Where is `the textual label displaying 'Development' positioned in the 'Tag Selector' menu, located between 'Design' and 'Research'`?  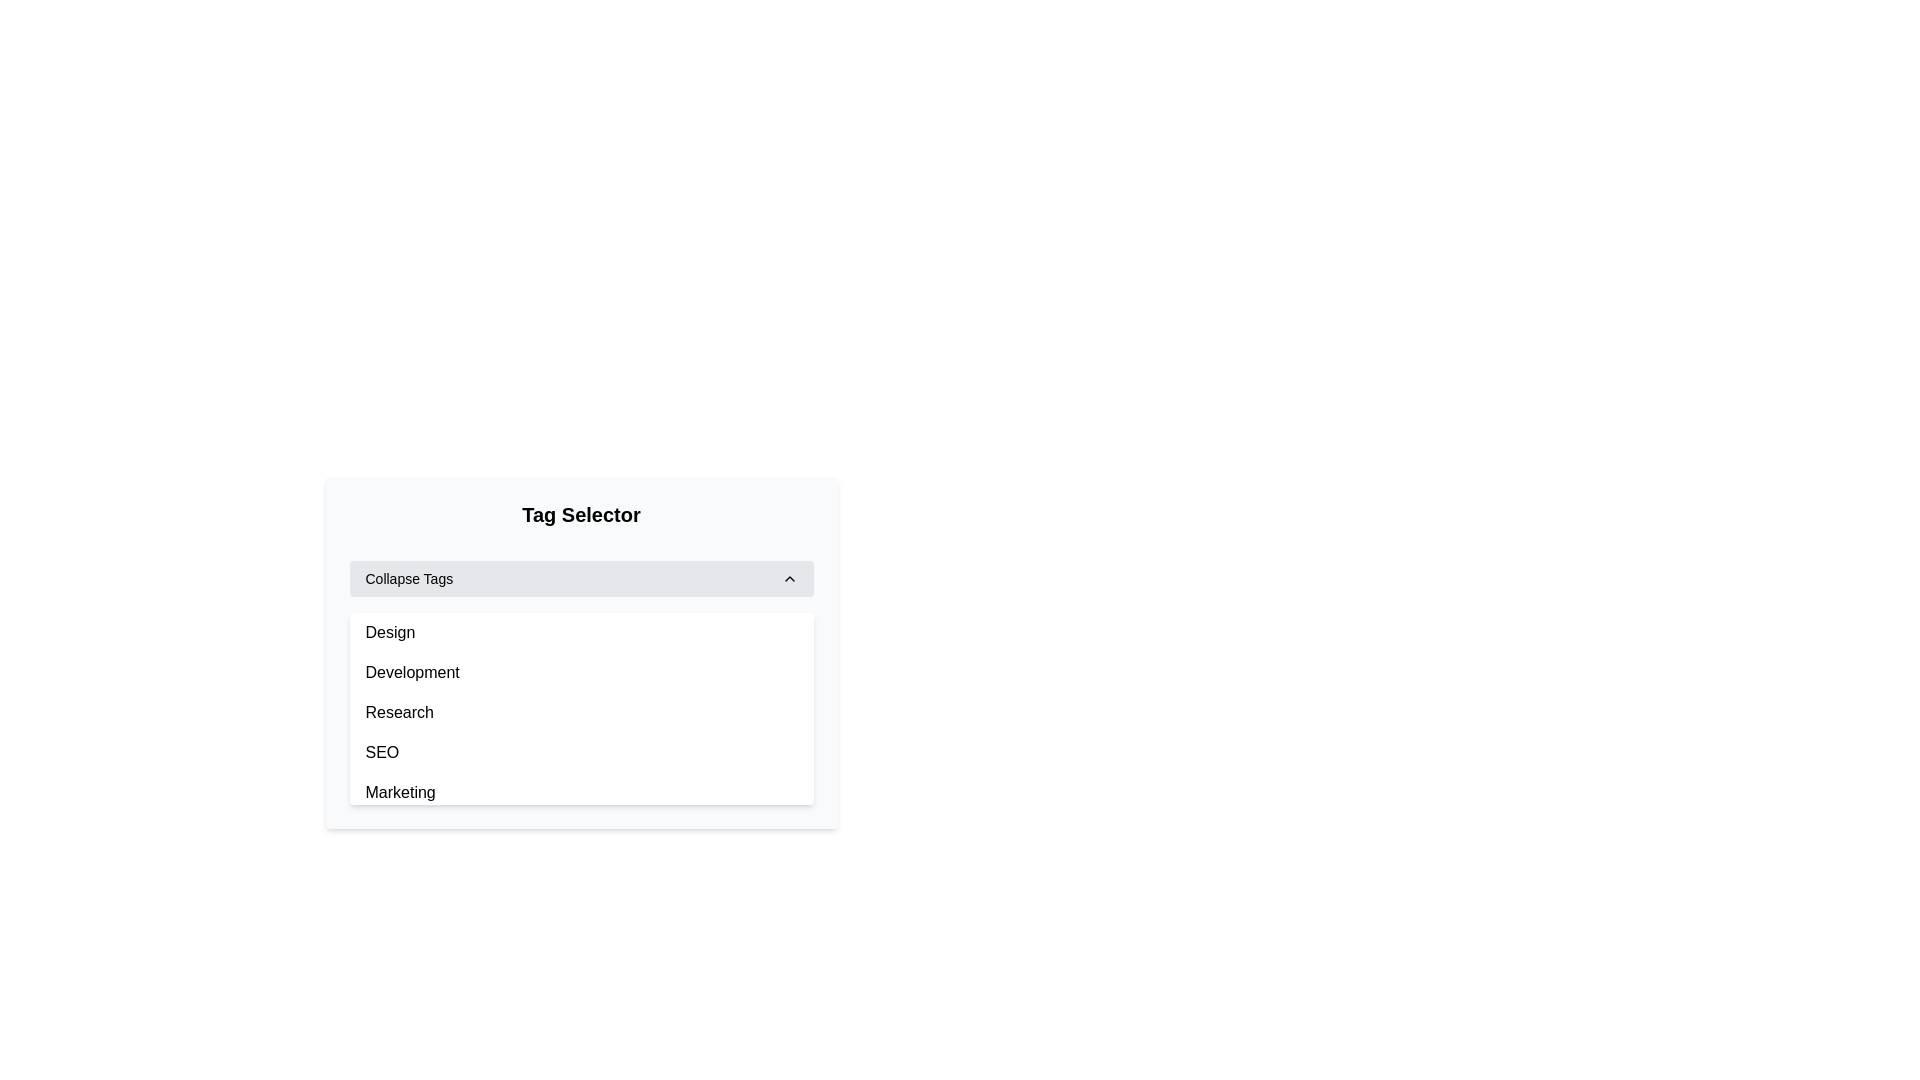 the textual label displaying 'Development' positioned in the 'Tag Selector' menu, located between 'Design' and 'Research' is located at coordinates (411, 672).